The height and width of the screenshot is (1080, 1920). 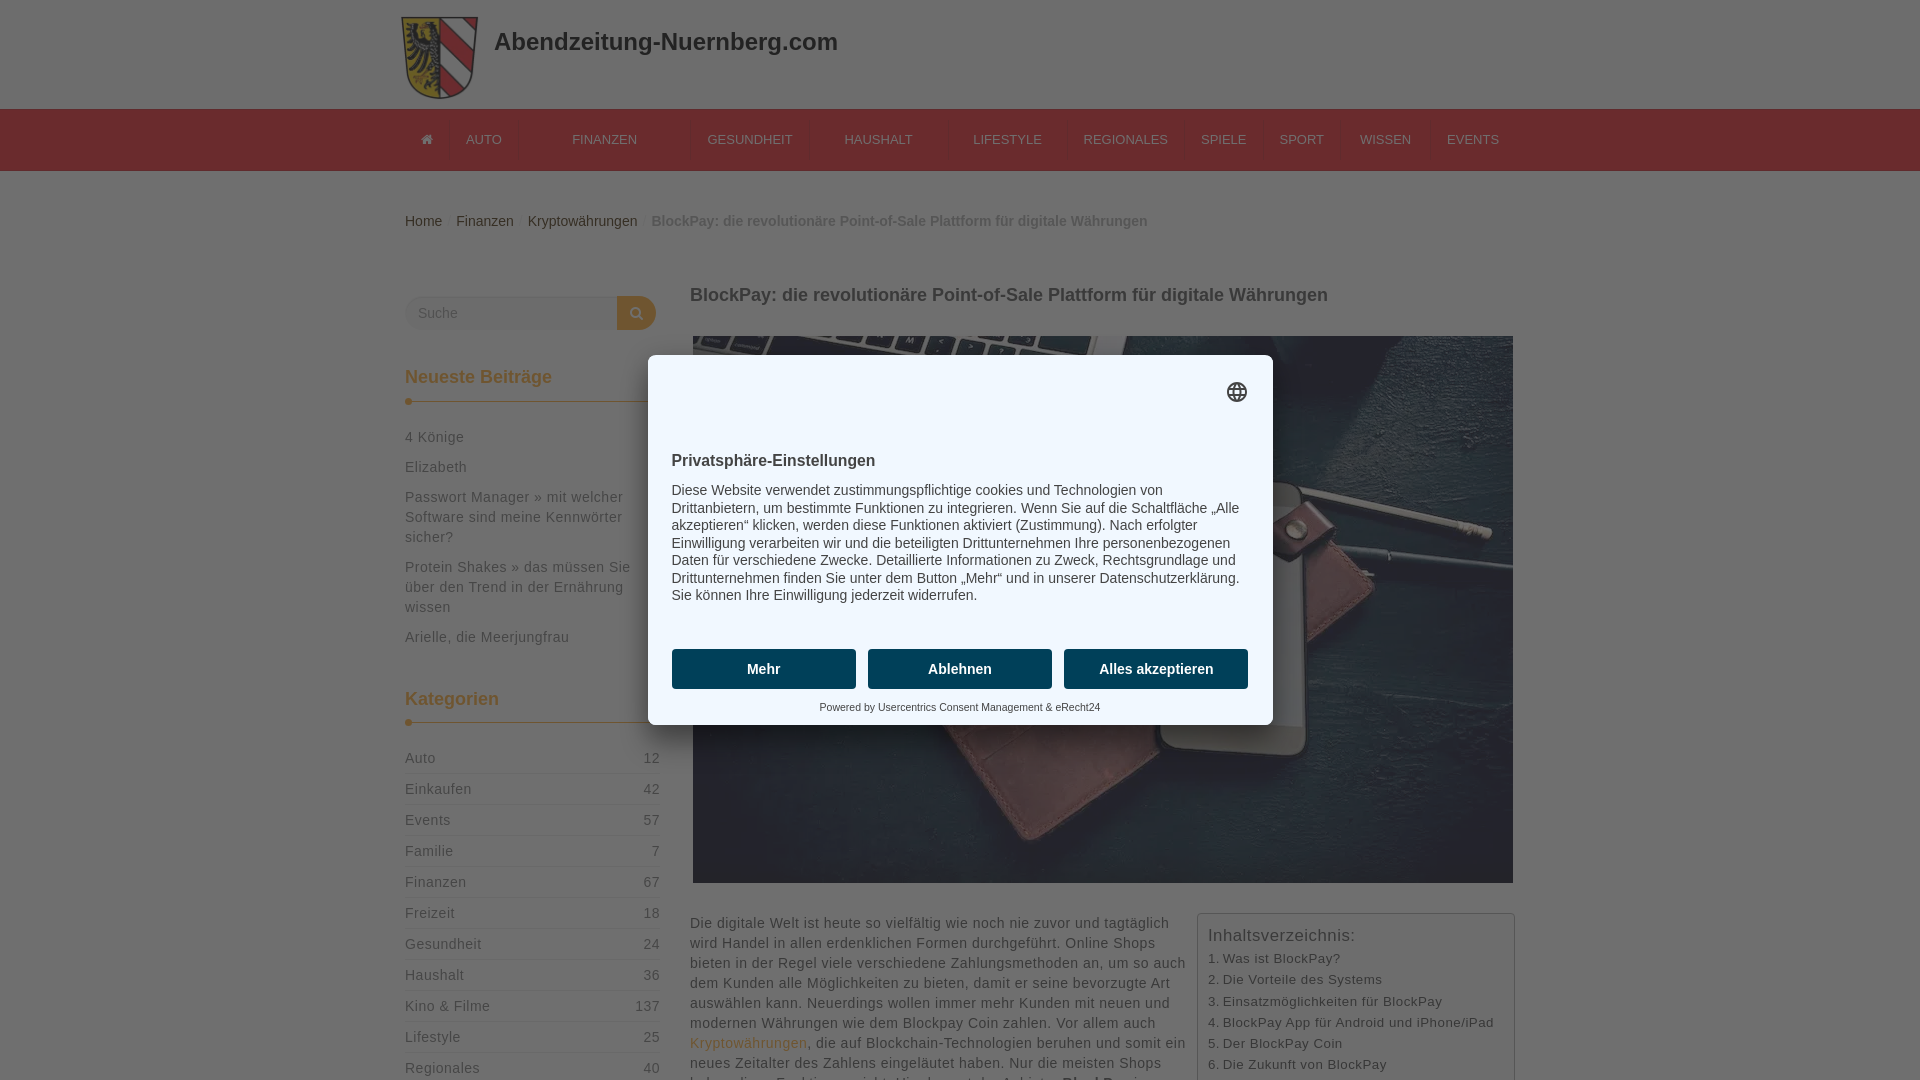 What do you see at coordinates (403, 974) in the screenshot?
I see `'Haushalt` at bounding box center [403, 974].